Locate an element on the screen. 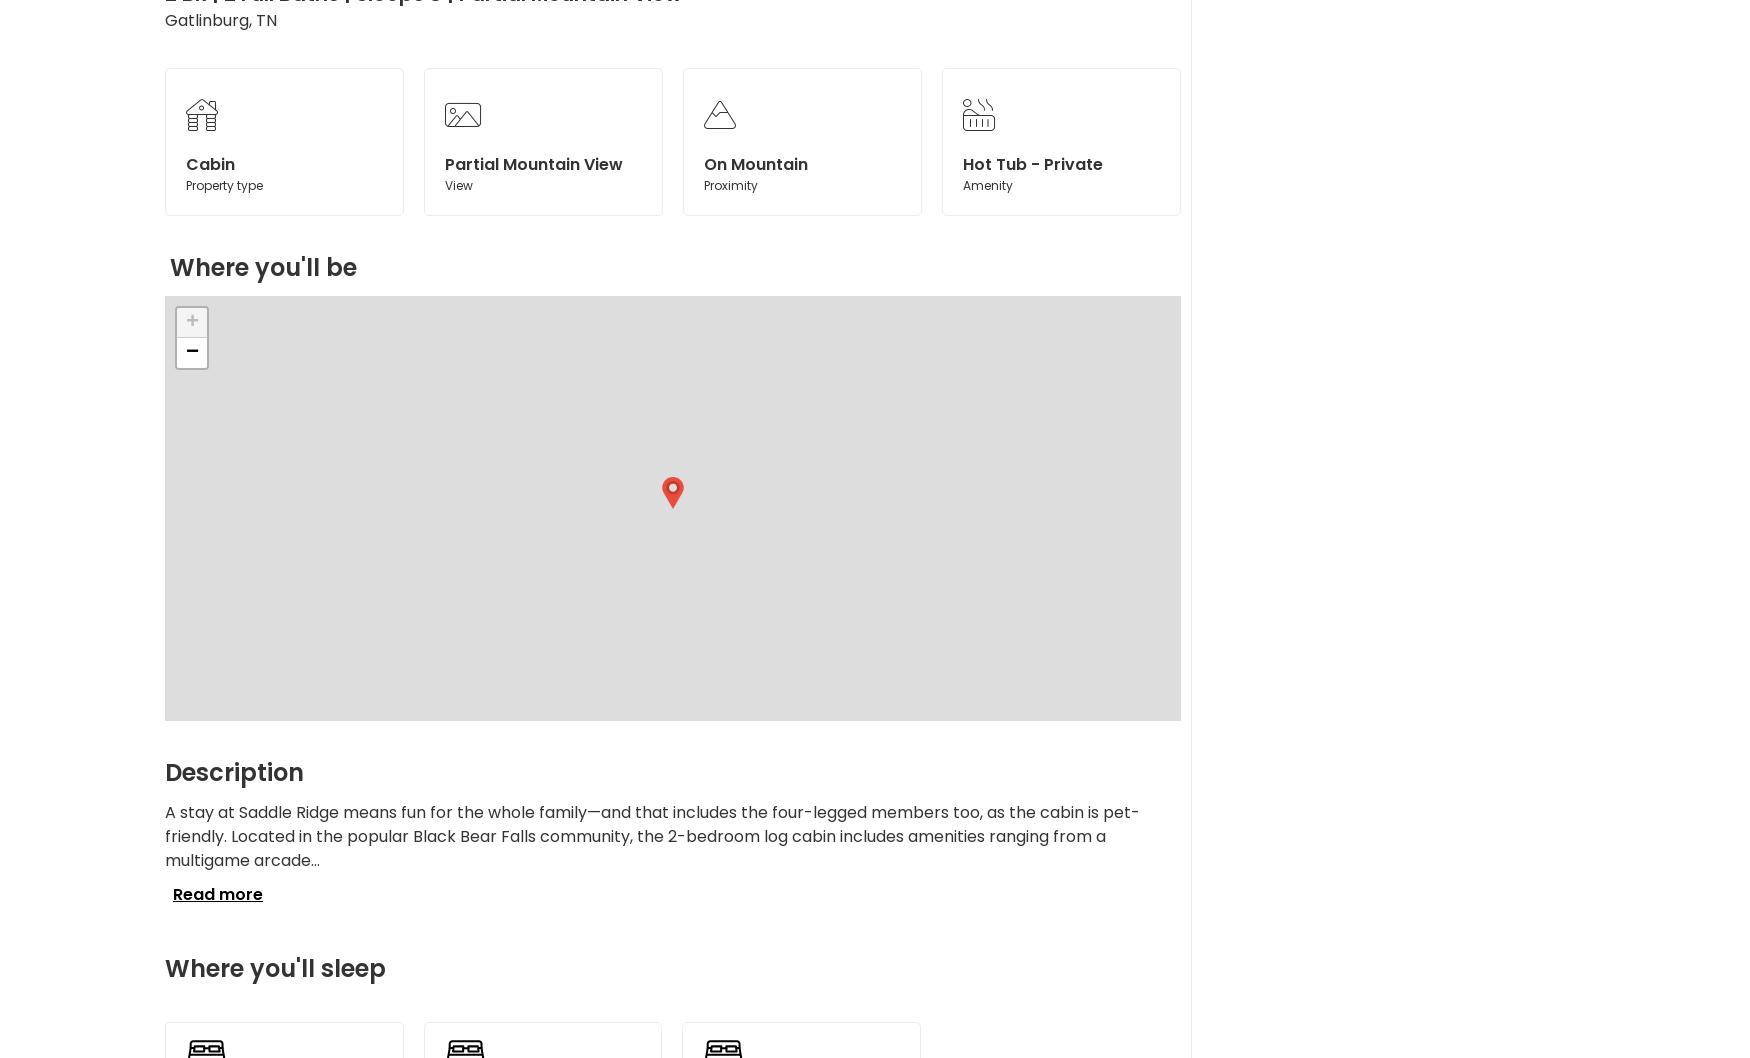 The height and width of the screenshot is (1058, 1750). '4.62' is located at coordinates (1141, 222).